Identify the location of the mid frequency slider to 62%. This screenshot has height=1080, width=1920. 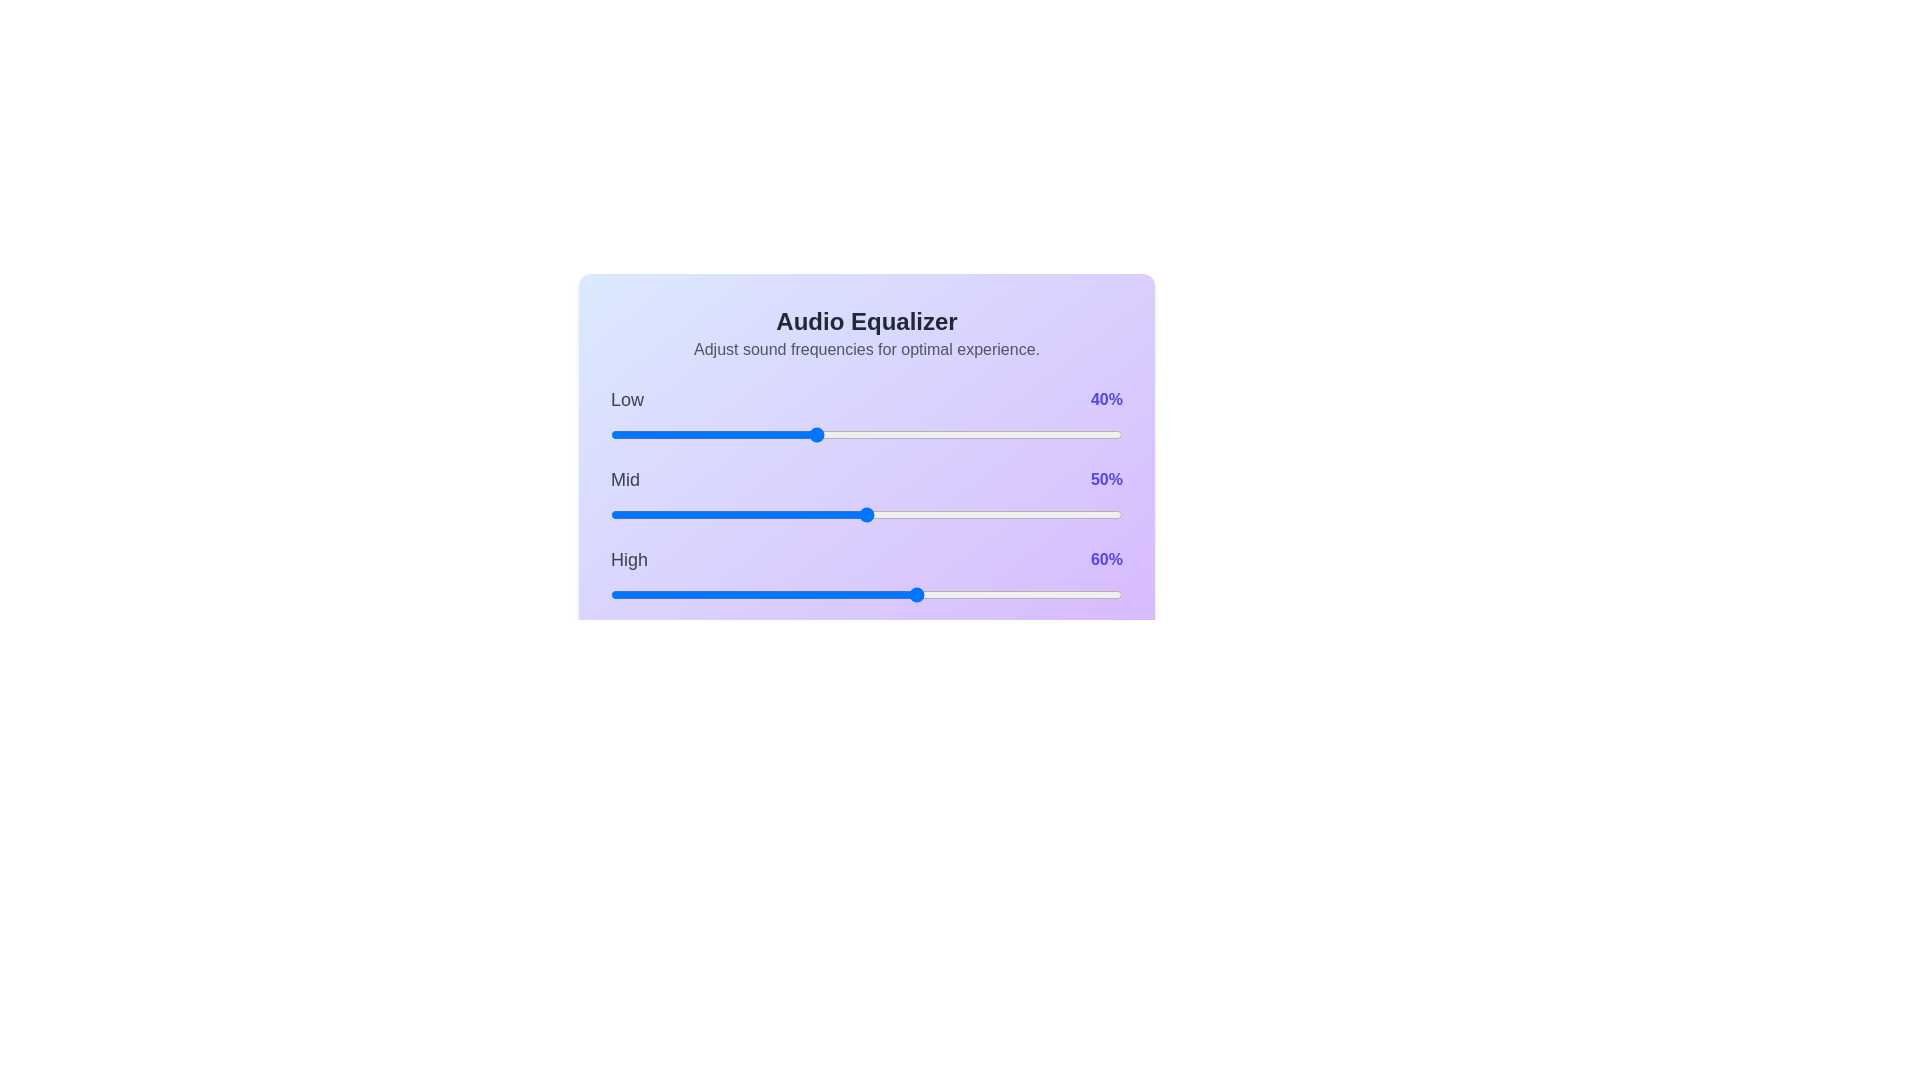
(927, 514).